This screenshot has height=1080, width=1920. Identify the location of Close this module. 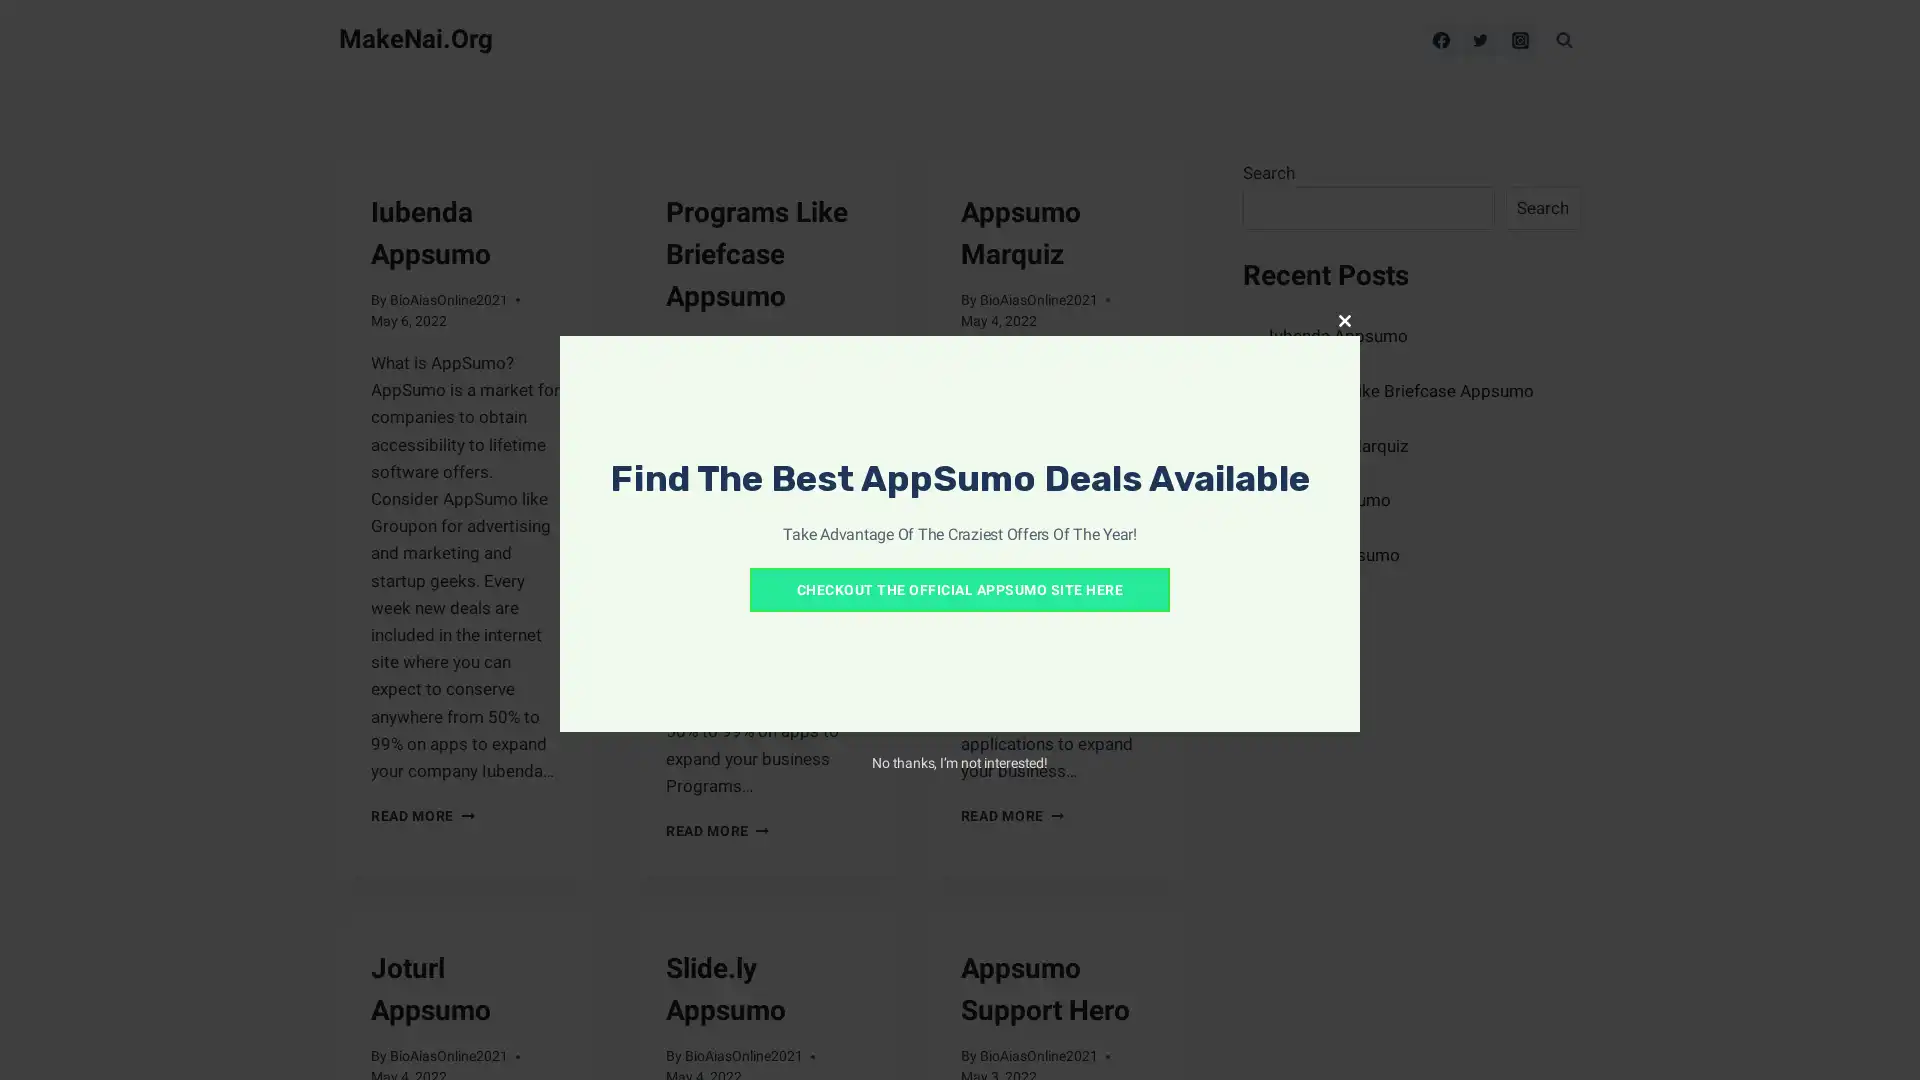
(1344, 319).